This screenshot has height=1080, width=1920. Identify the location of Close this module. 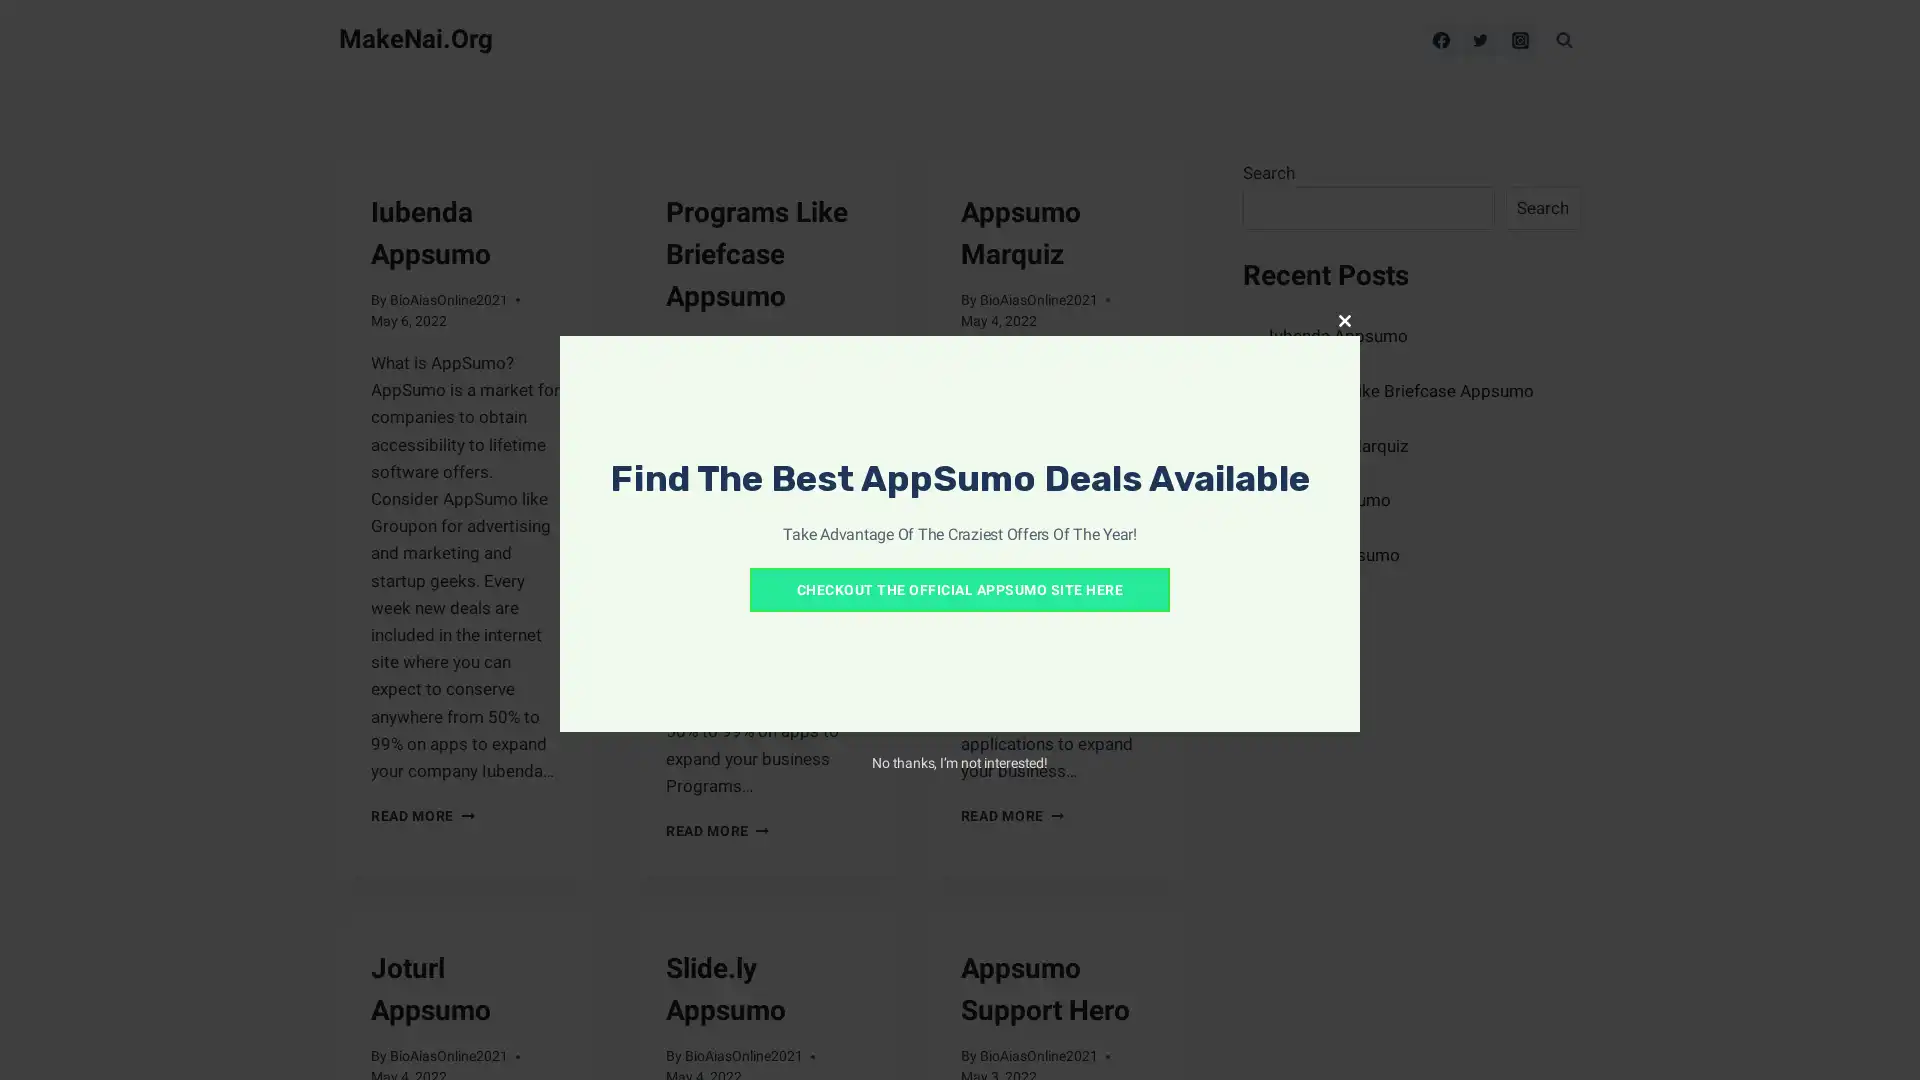
(1344, 319).